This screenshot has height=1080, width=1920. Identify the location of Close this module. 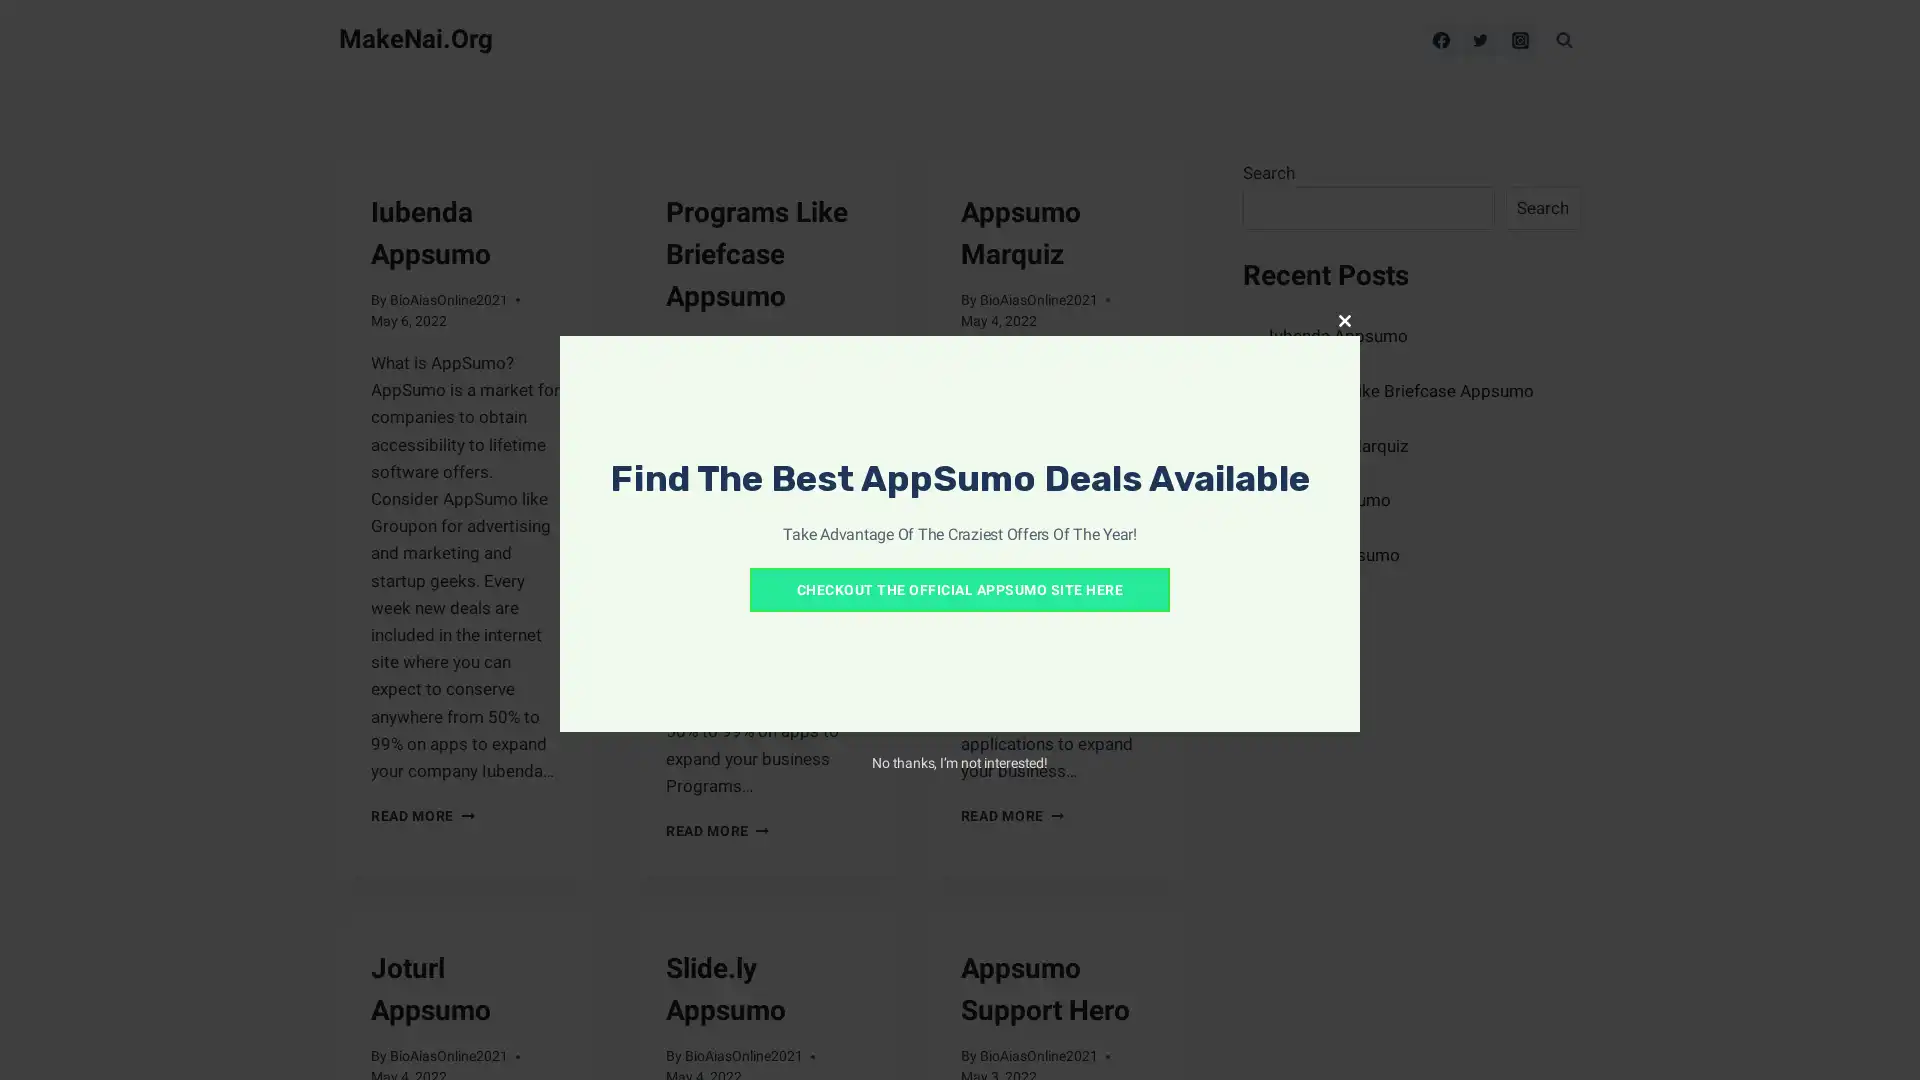
(1344, 319).